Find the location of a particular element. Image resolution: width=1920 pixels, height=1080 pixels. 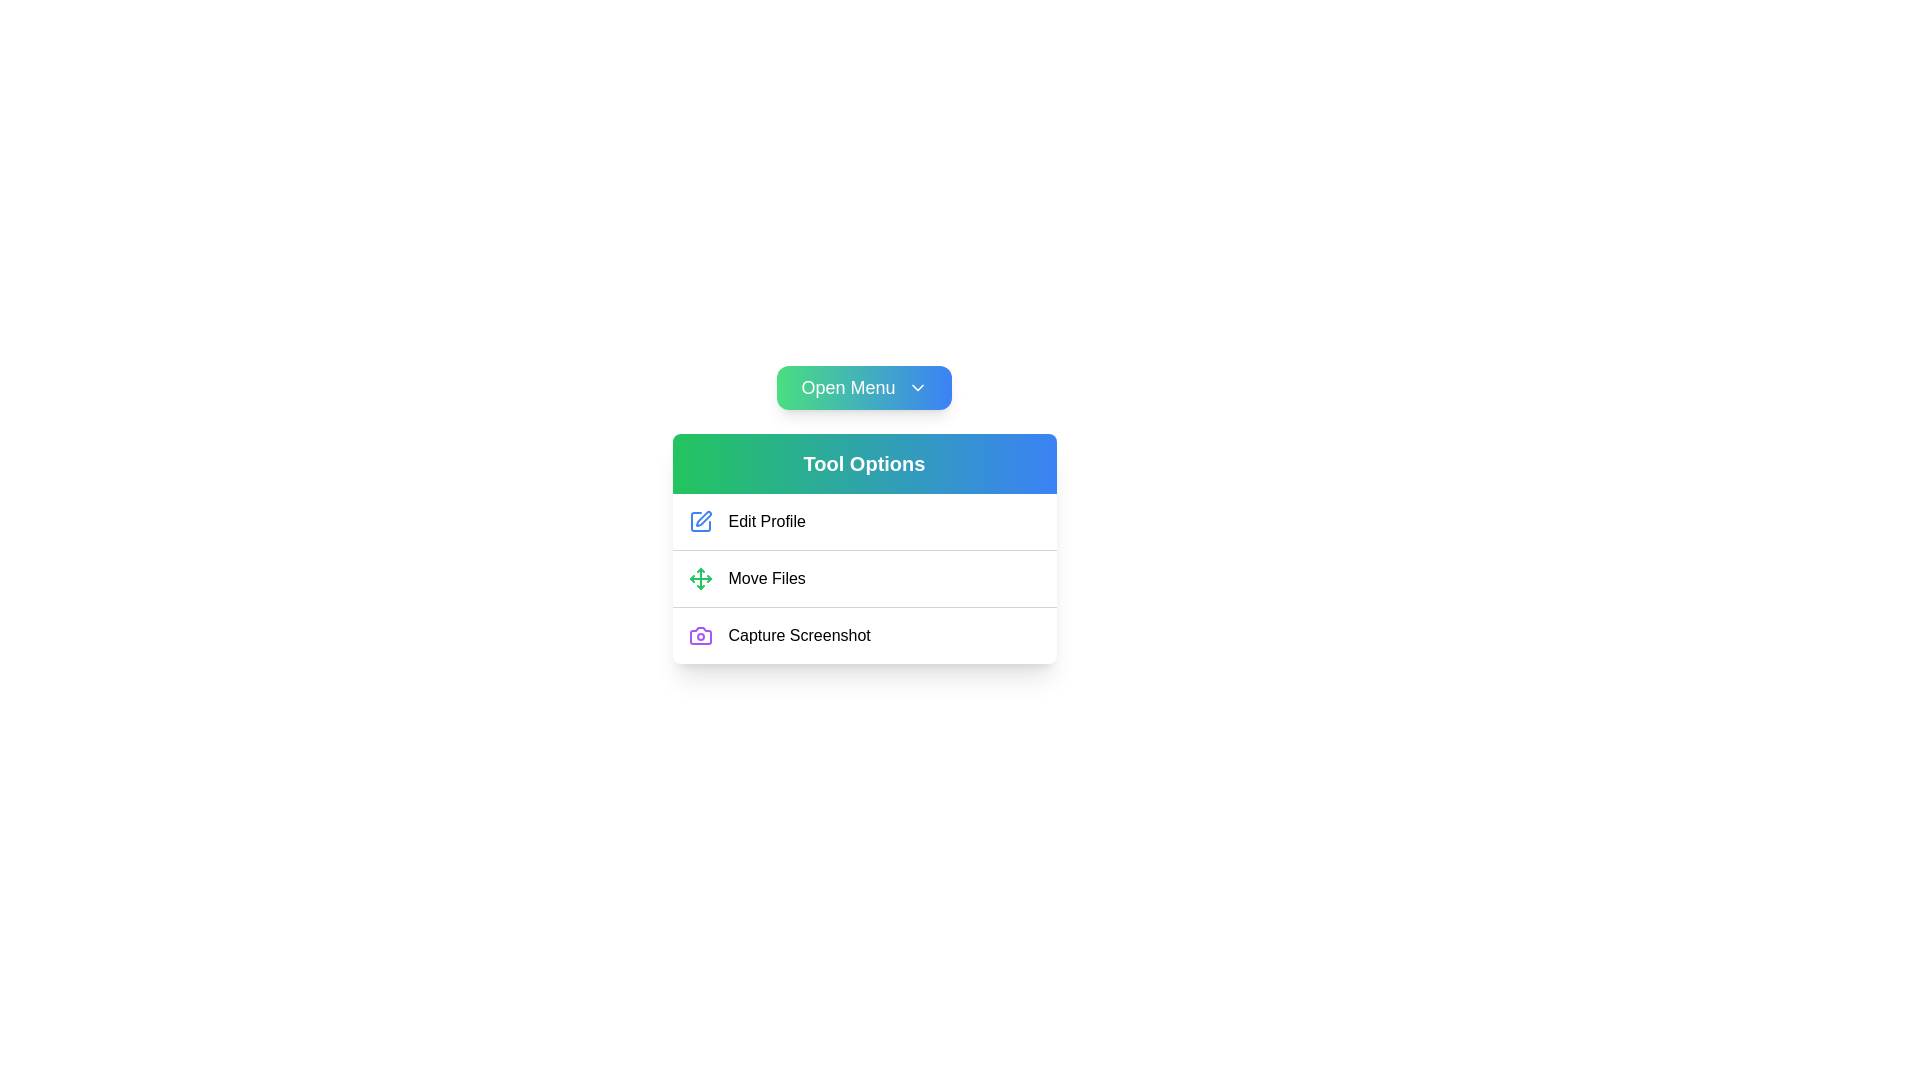

the 'Edit Profile' text label in the 'Tool Options' dropdown menu is located at coordinates (766, 520).